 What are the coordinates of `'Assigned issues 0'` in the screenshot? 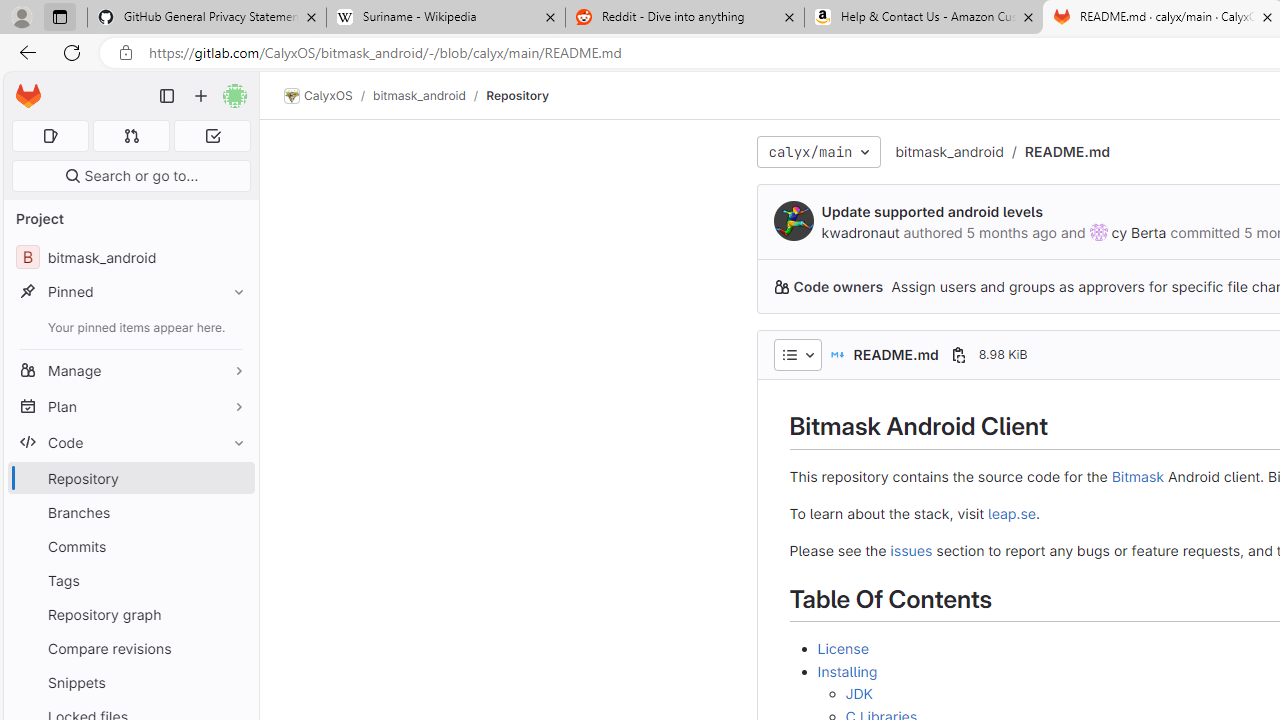 It's located at (50, 135).